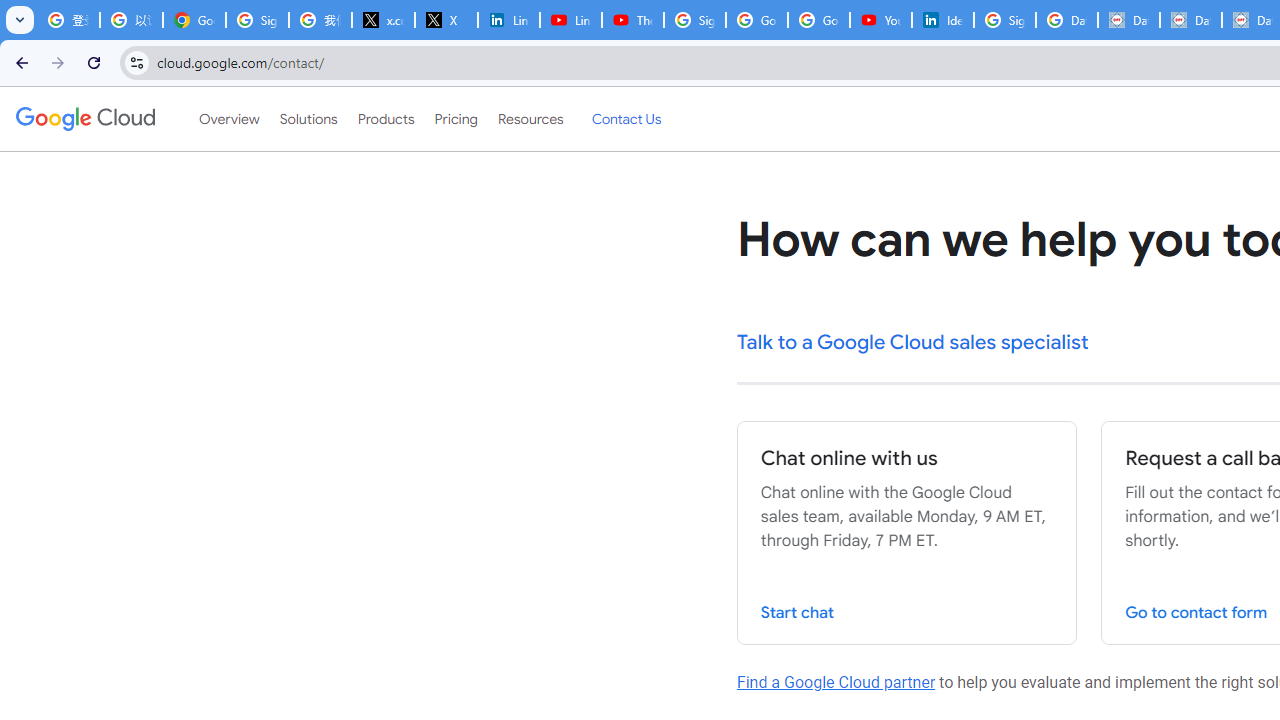  I want to click on 'LinkedIn Privacy Policy', so click(508, 20).